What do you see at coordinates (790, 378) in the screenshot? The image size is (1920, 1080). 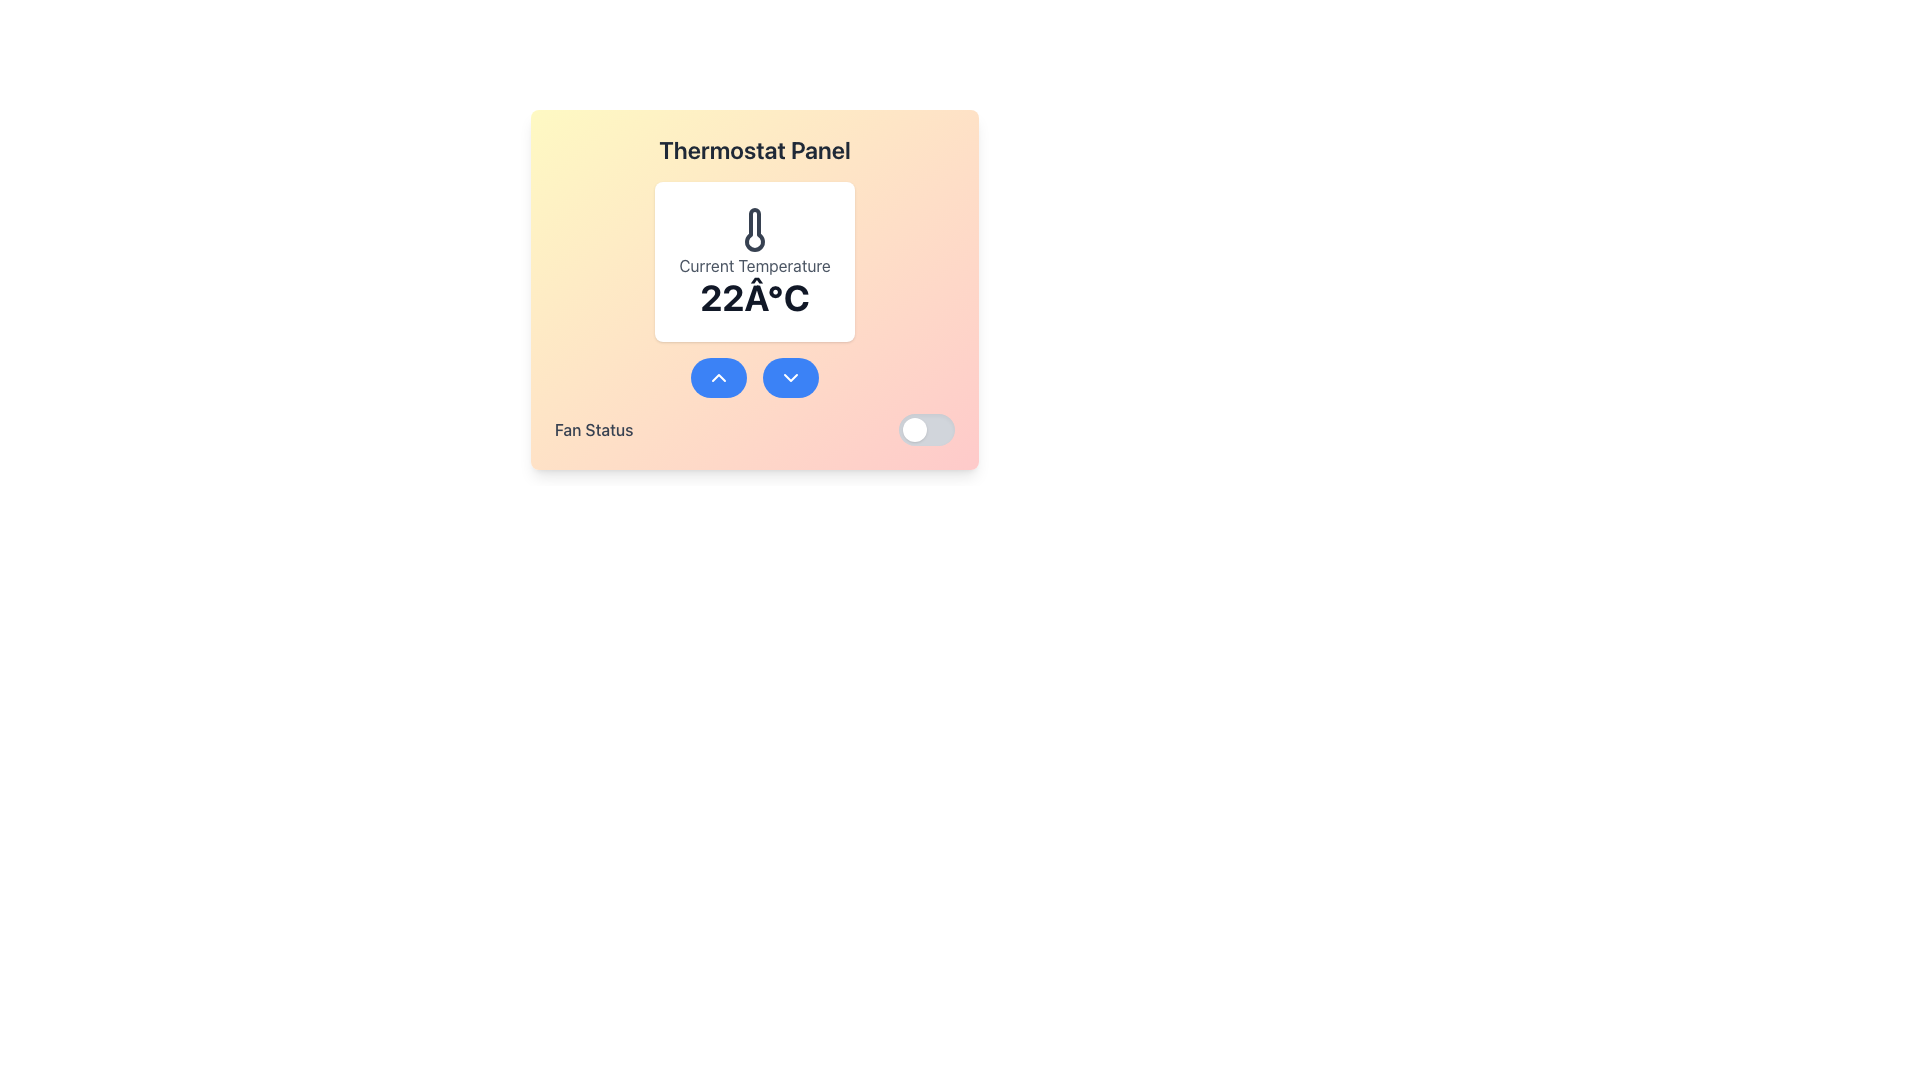 I see `the downward-pointing chevron icon inside the blue circular button at the bottom of the thermostat panel` at bounding box center [790, 378].